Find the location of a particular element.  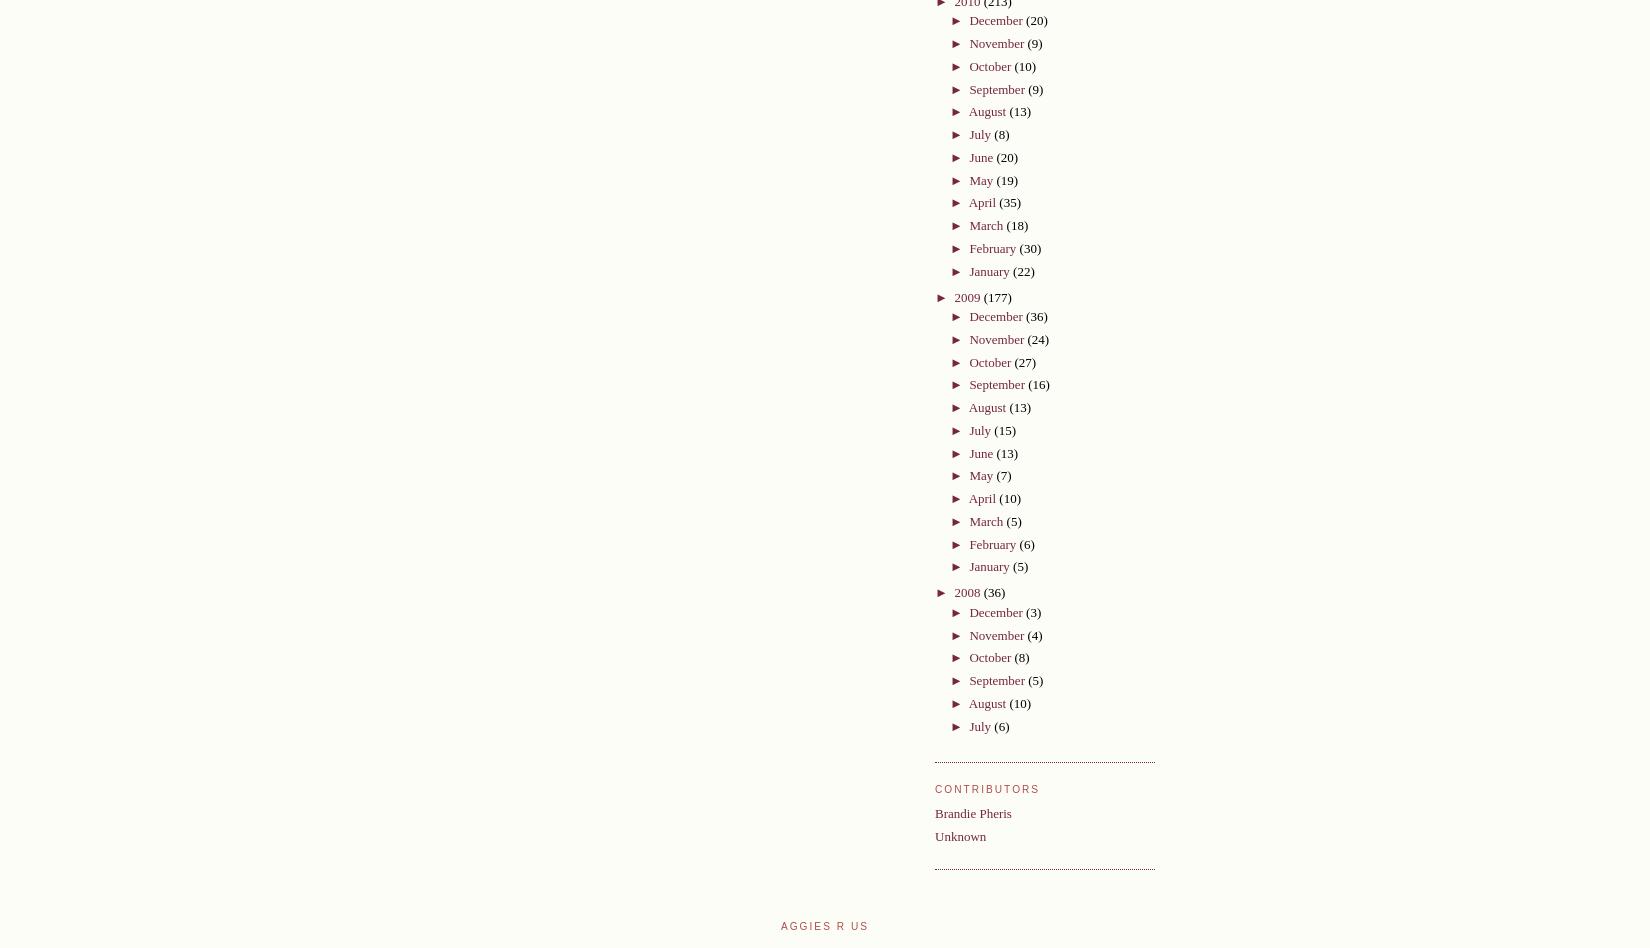

'(19)' is located at coordinates (995, 178).